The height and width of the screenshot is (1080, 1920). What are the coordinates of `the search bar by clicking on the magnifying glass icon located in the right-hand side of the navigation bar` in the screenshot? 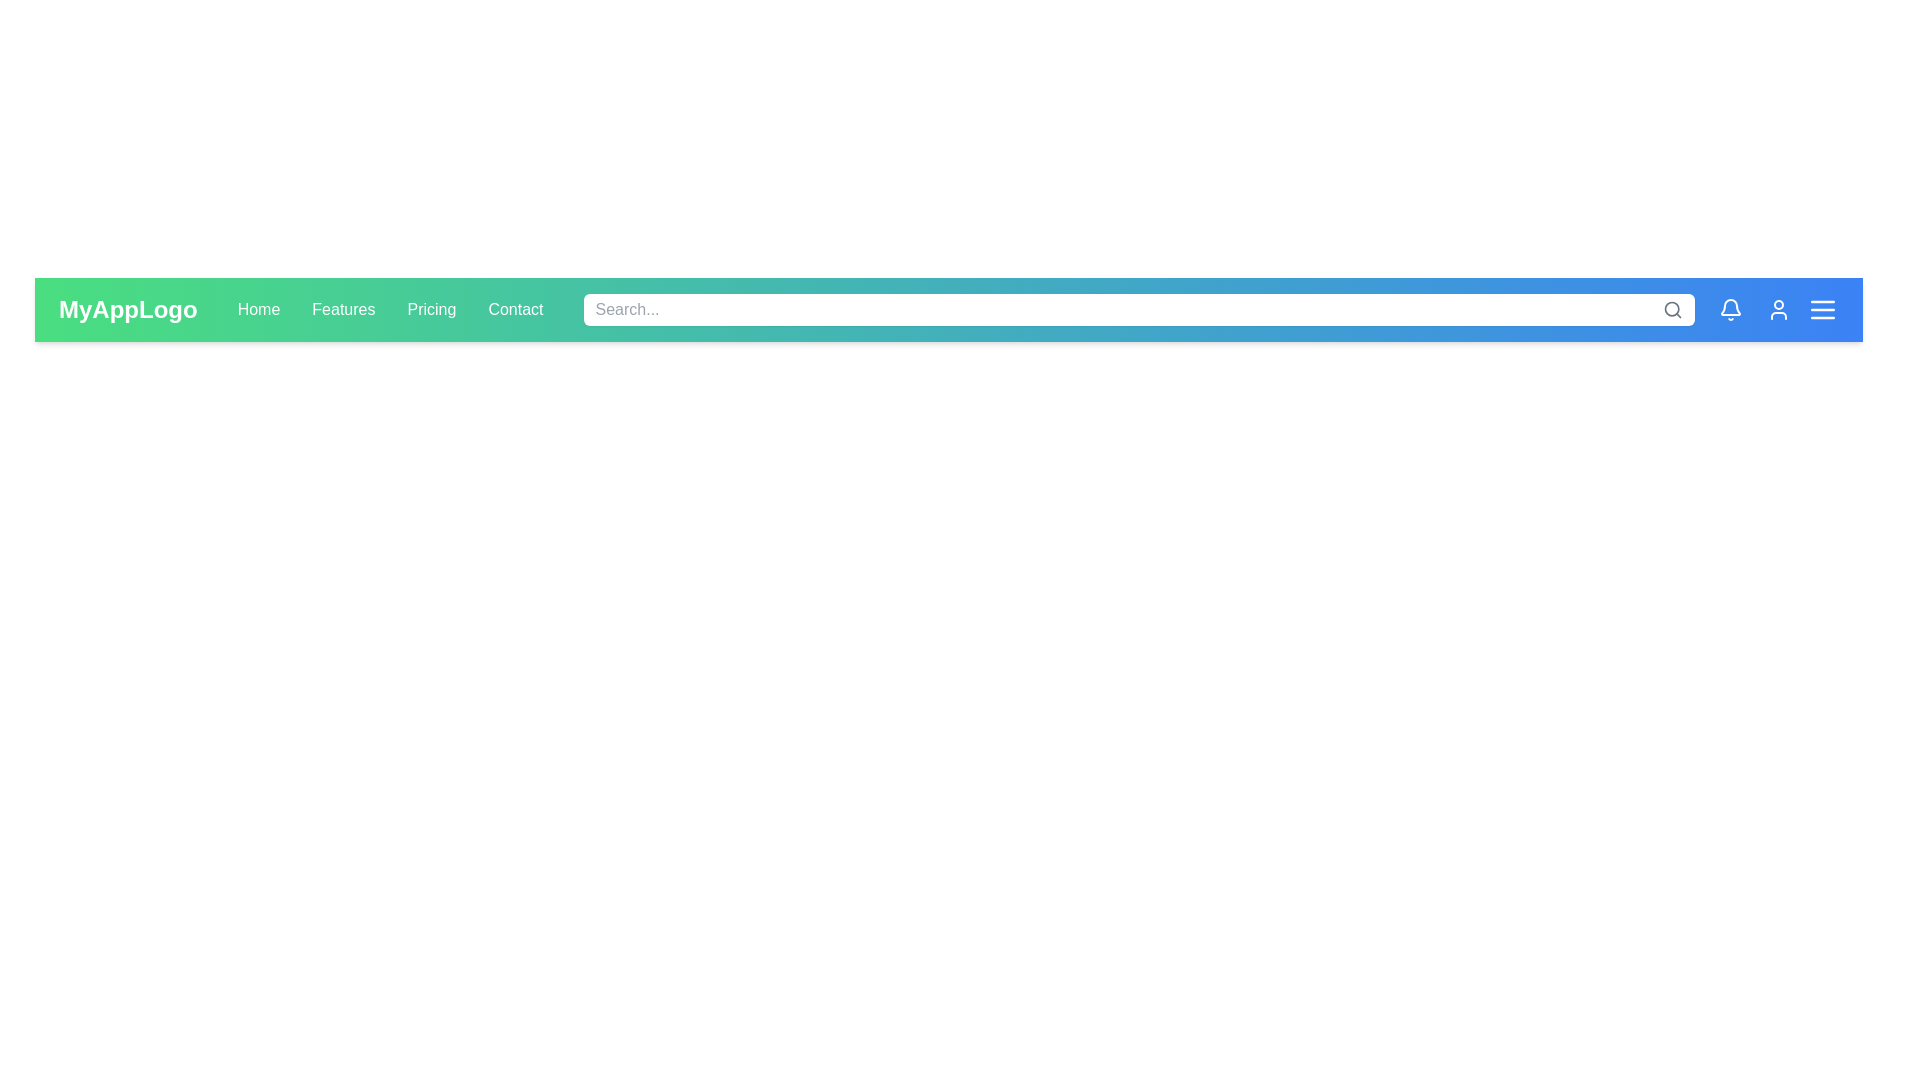 It's located at (1671, 308).